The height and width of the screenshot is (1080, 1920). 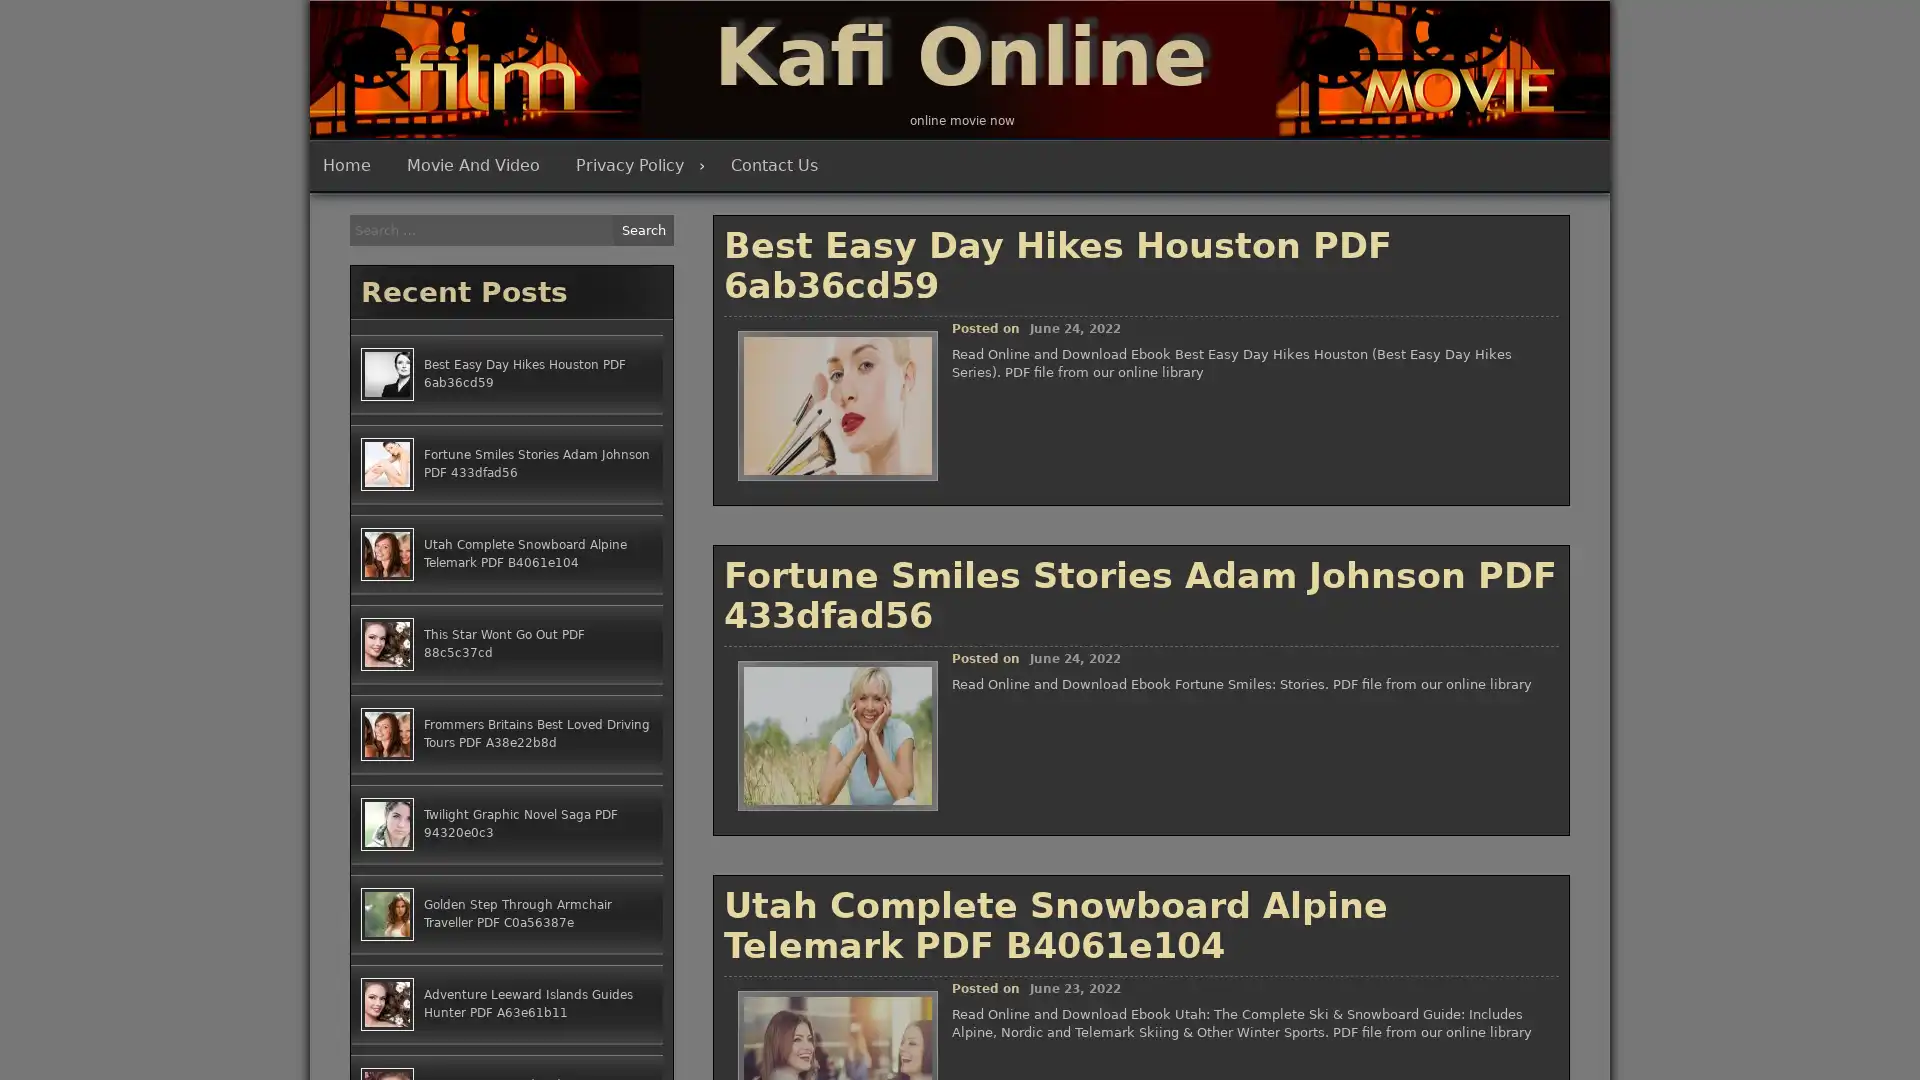 What do you see at coordinates (643, 229) in the screenshot?
I see `Search` at bounding box center [643, 229].